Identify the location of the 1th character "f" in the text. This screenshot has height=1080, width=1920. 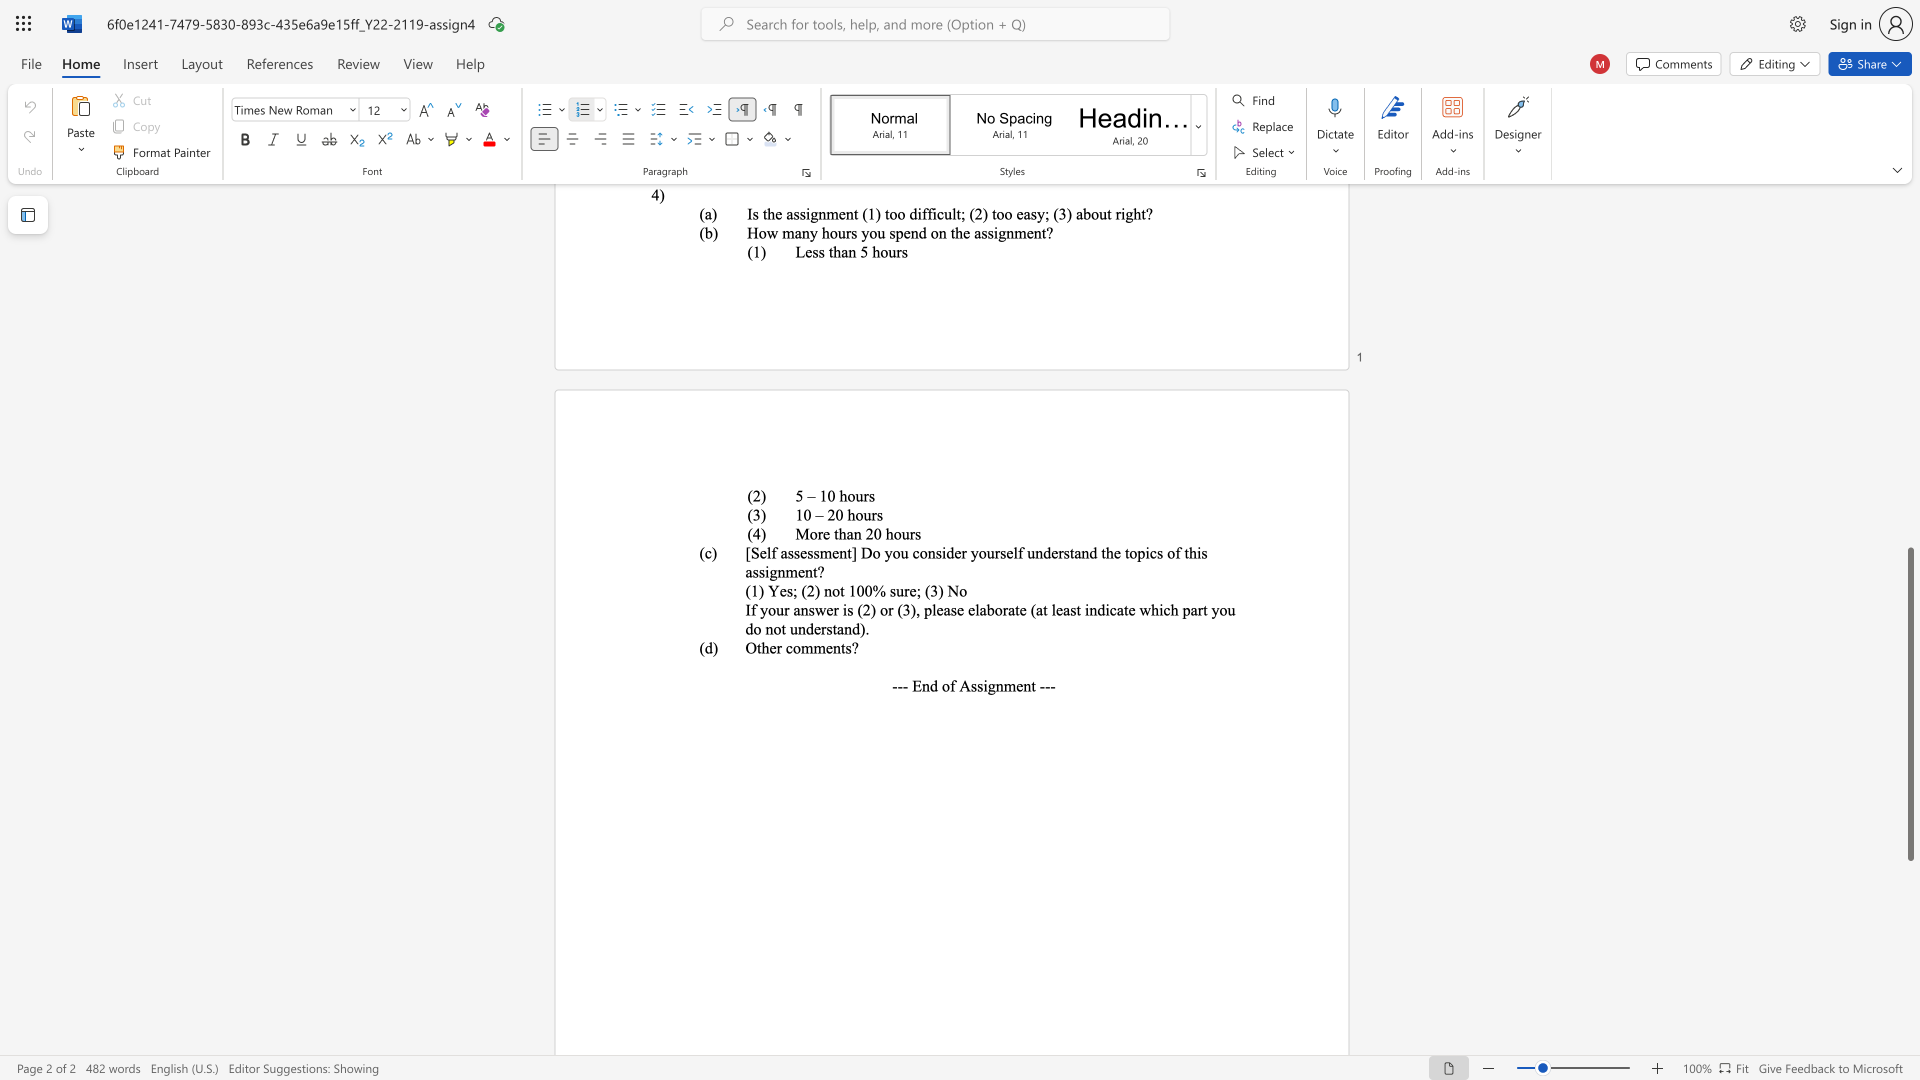
(752, 608).